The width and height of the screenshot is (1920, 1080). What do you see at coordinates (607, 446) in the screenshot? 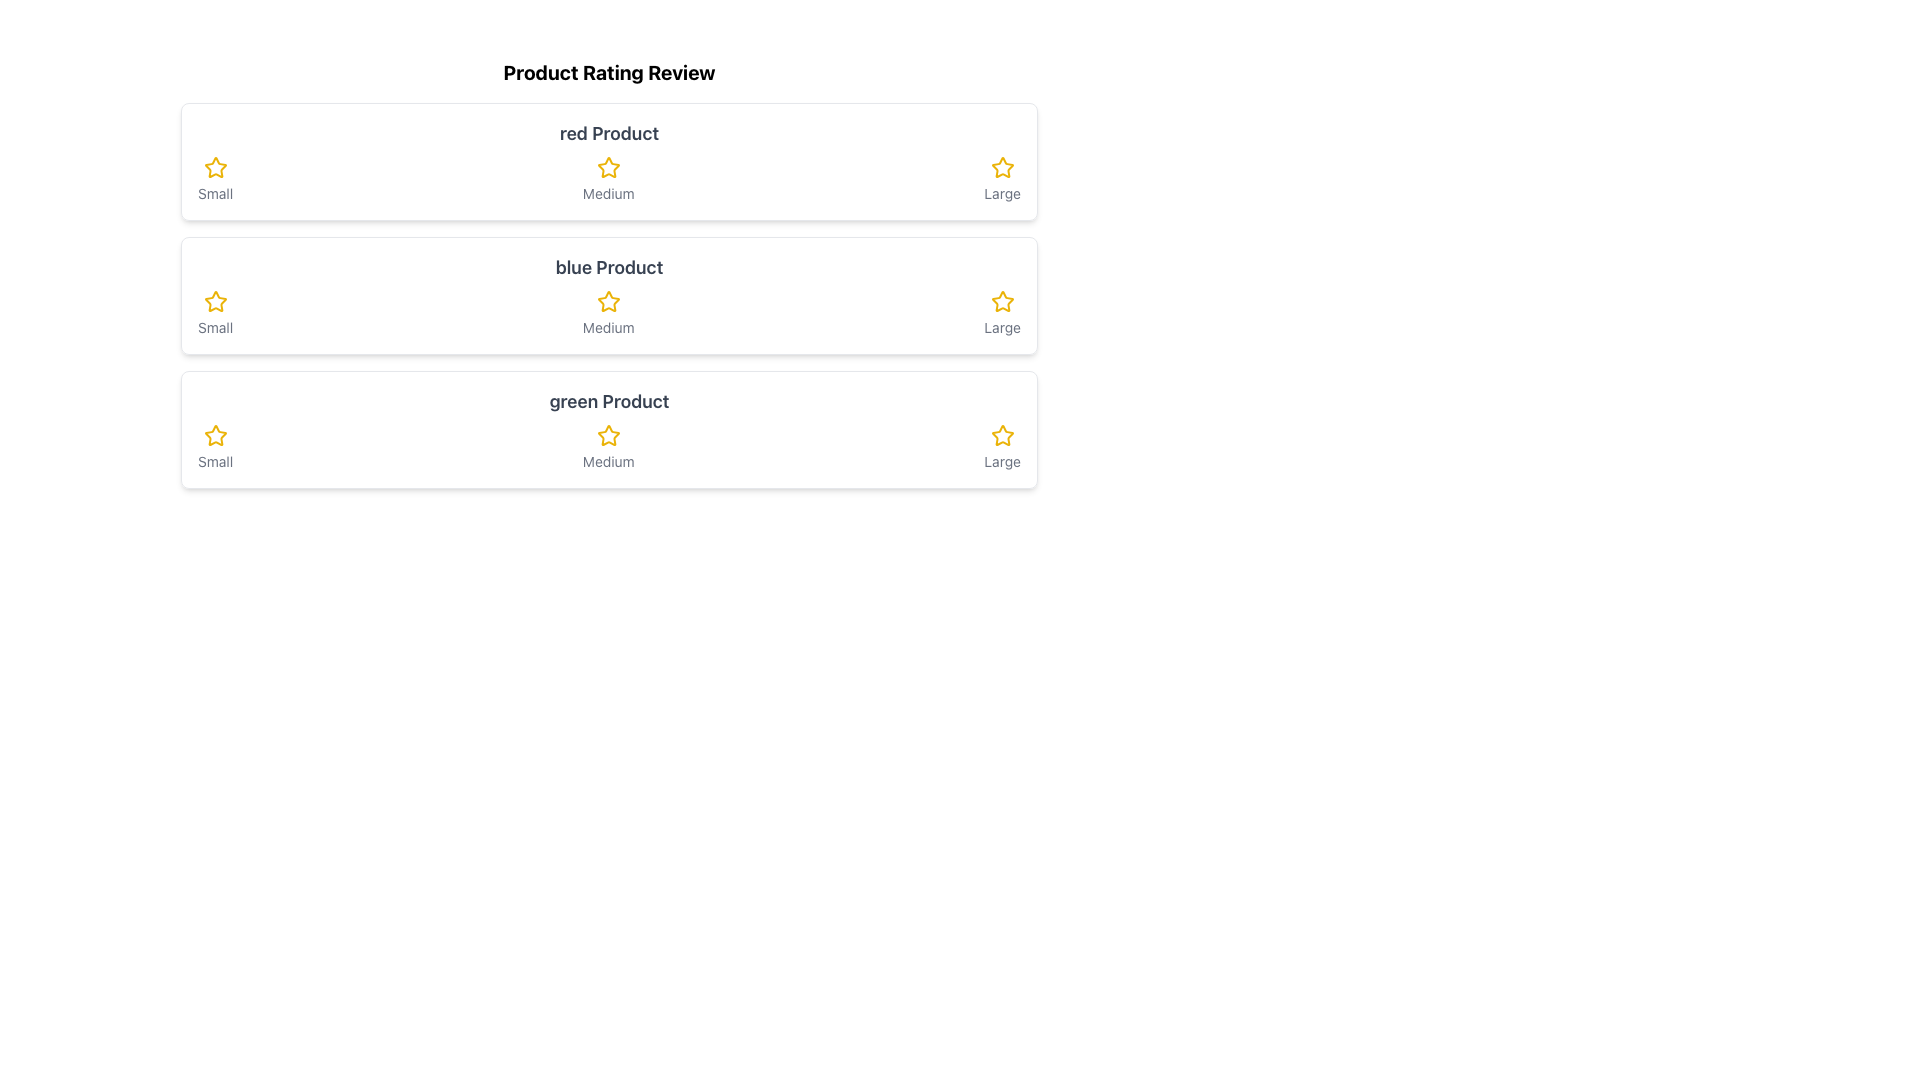
I see `label of the selection option labeled 'Medium', which features a yellow star icon above the text and is styled with a capitalized font. It is the middle item in a horizontal layout associated with the 'Green Product' section` at bounding box center [607, 446].